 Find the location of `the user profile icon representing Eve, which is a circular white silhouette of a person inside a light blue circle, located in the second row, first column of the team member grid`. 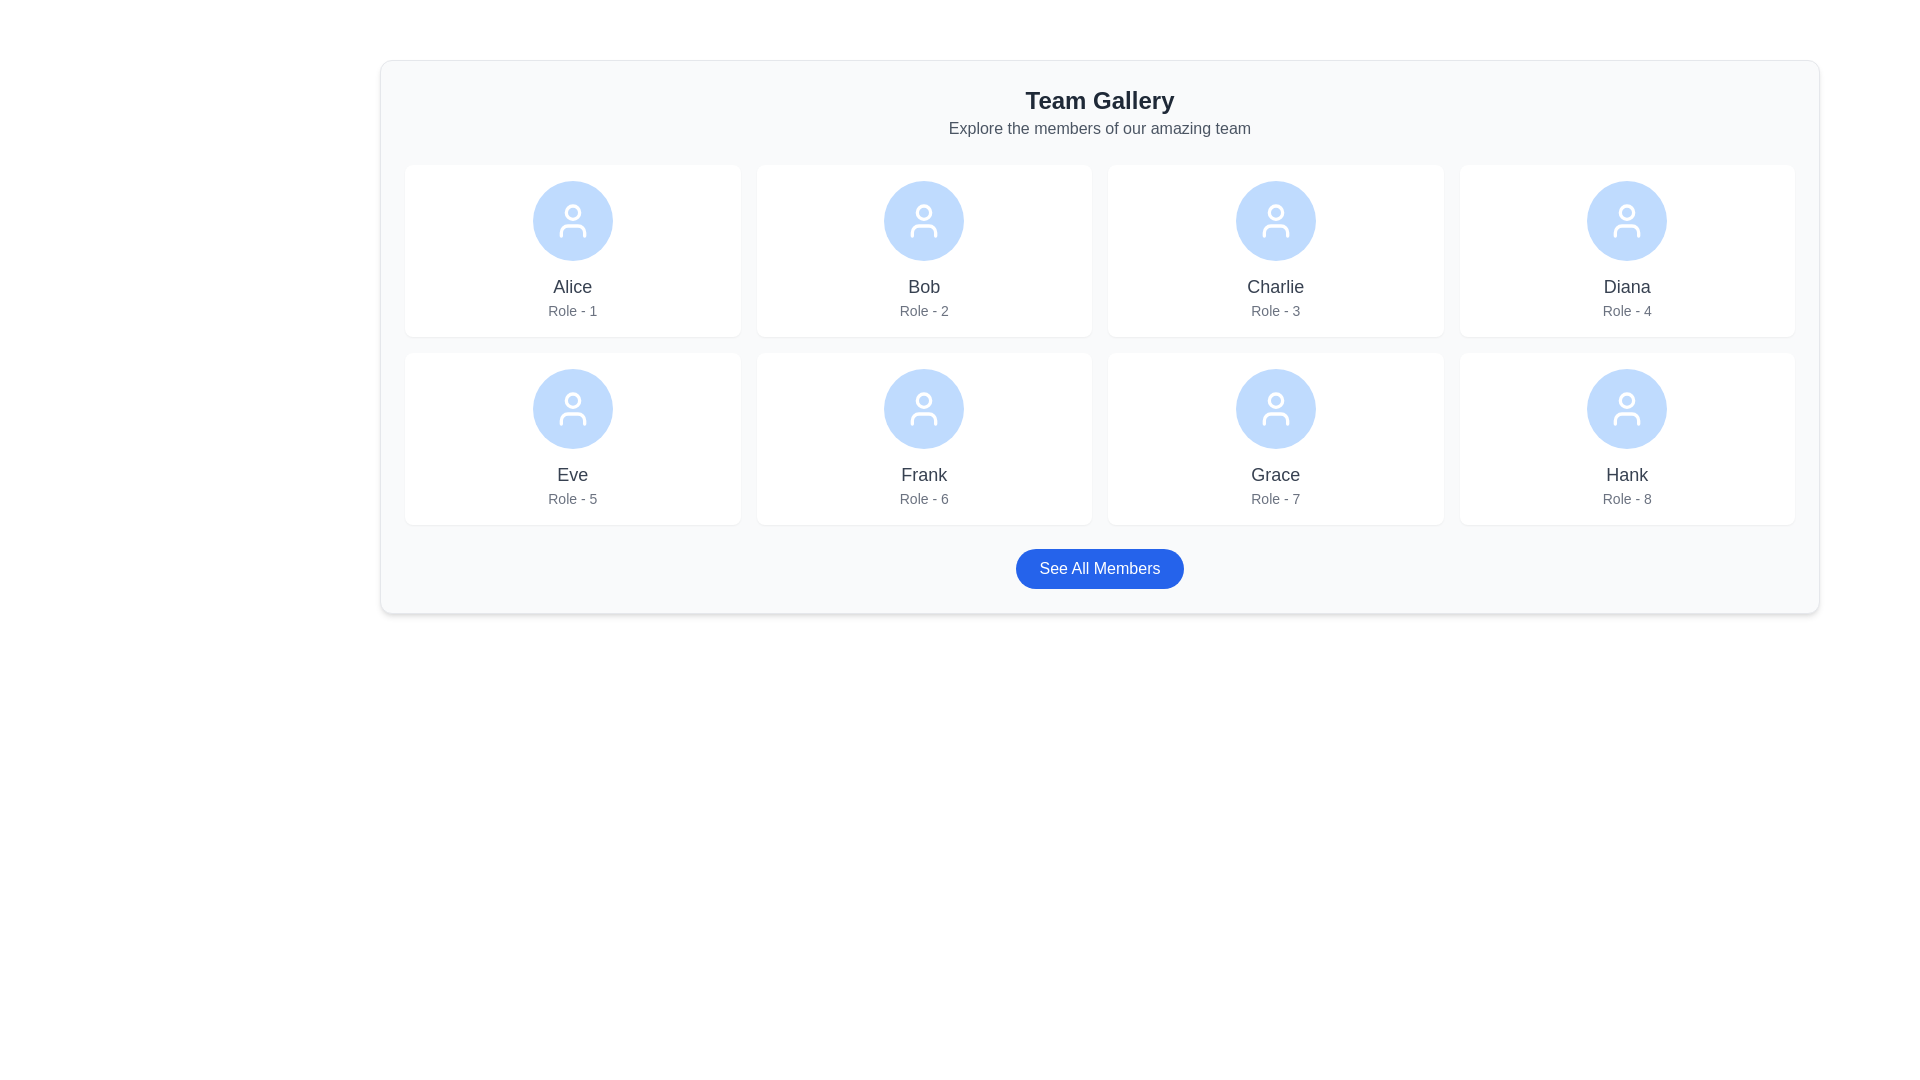

the user profile icon representing Eve, which is a circular white silhouette of a person inside a light blue circle, located in the second row, first column of the team member grid is located at coordinates (571, 407).